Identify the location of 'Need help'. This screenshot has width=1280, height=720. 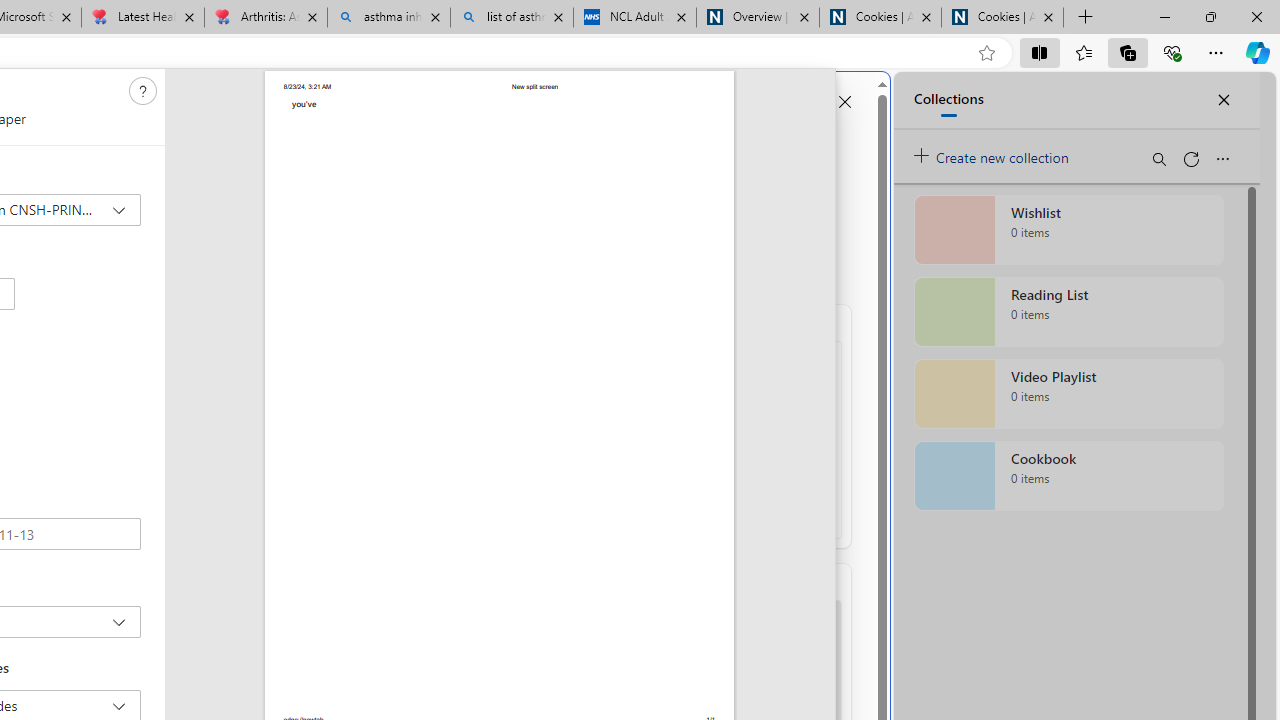
(142, 91).